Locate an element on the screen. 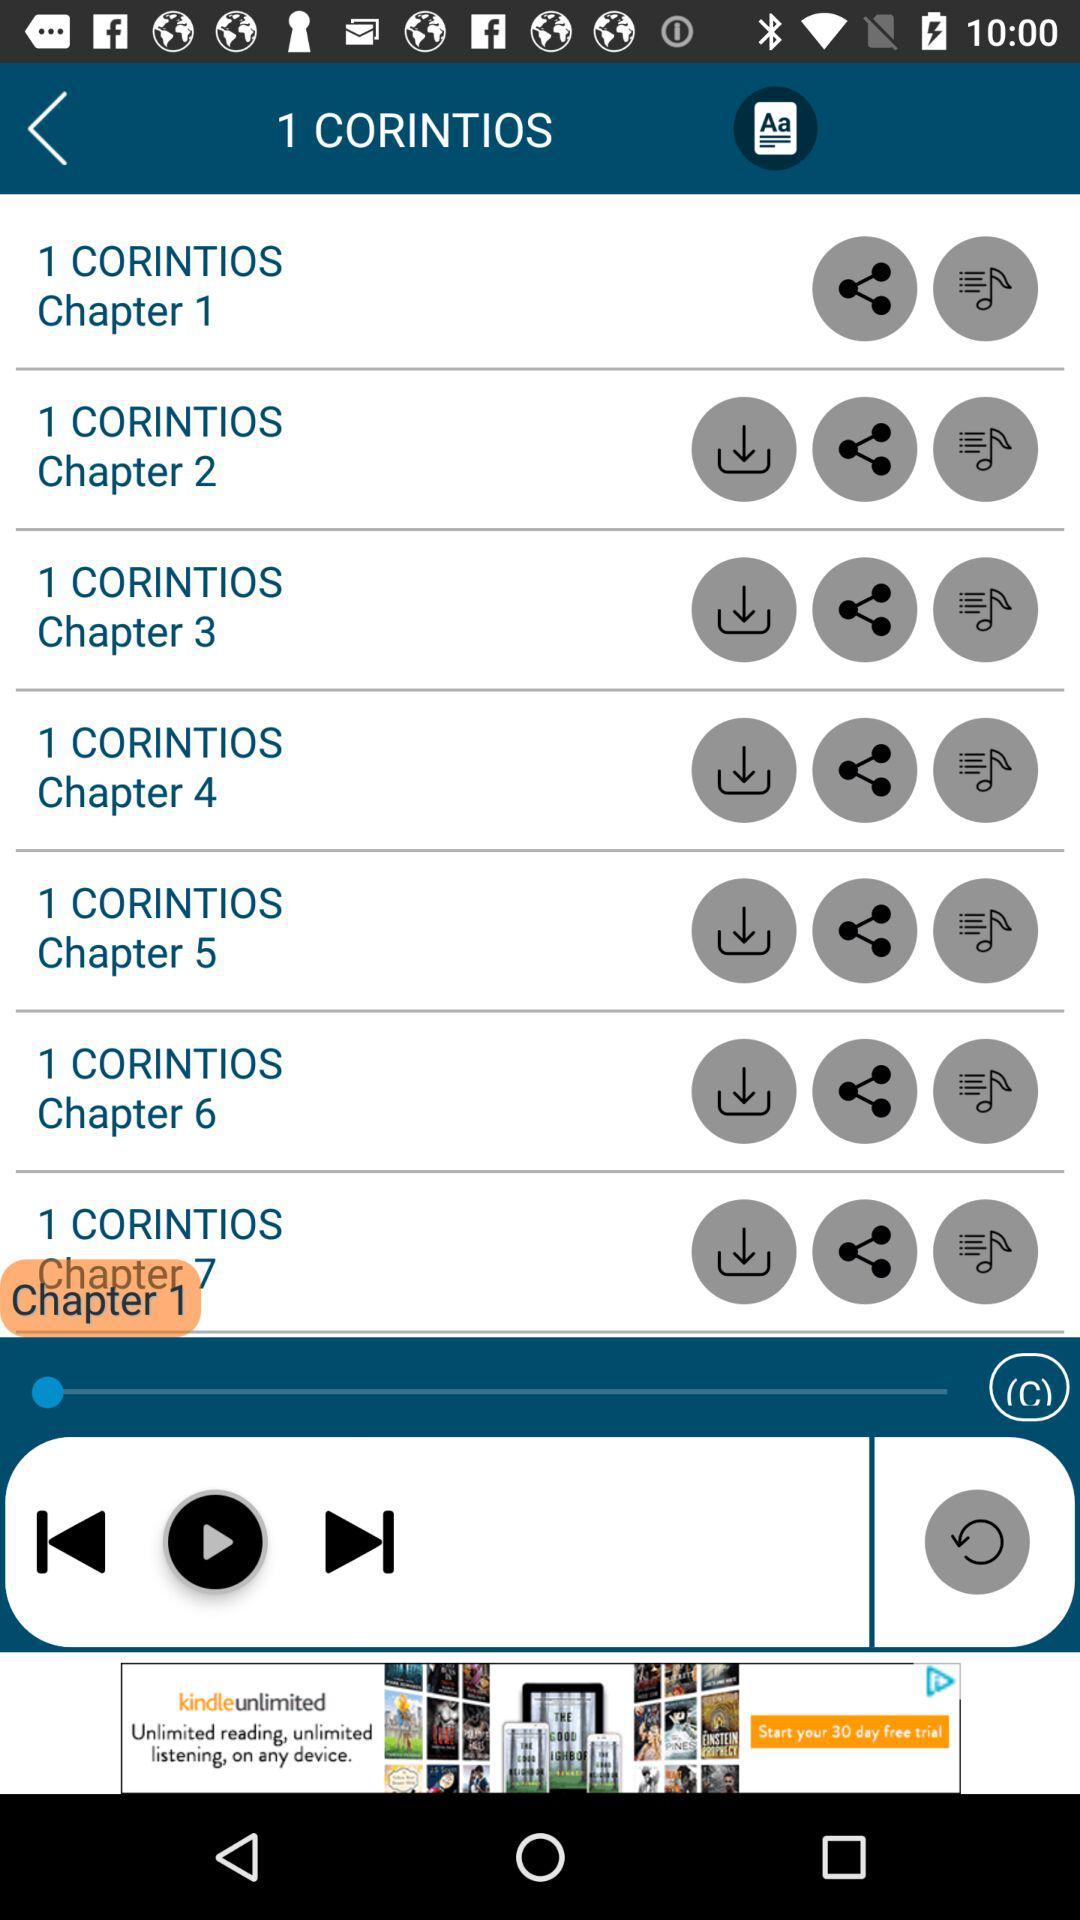  advertisement image is located at coordinates (540, 1727).